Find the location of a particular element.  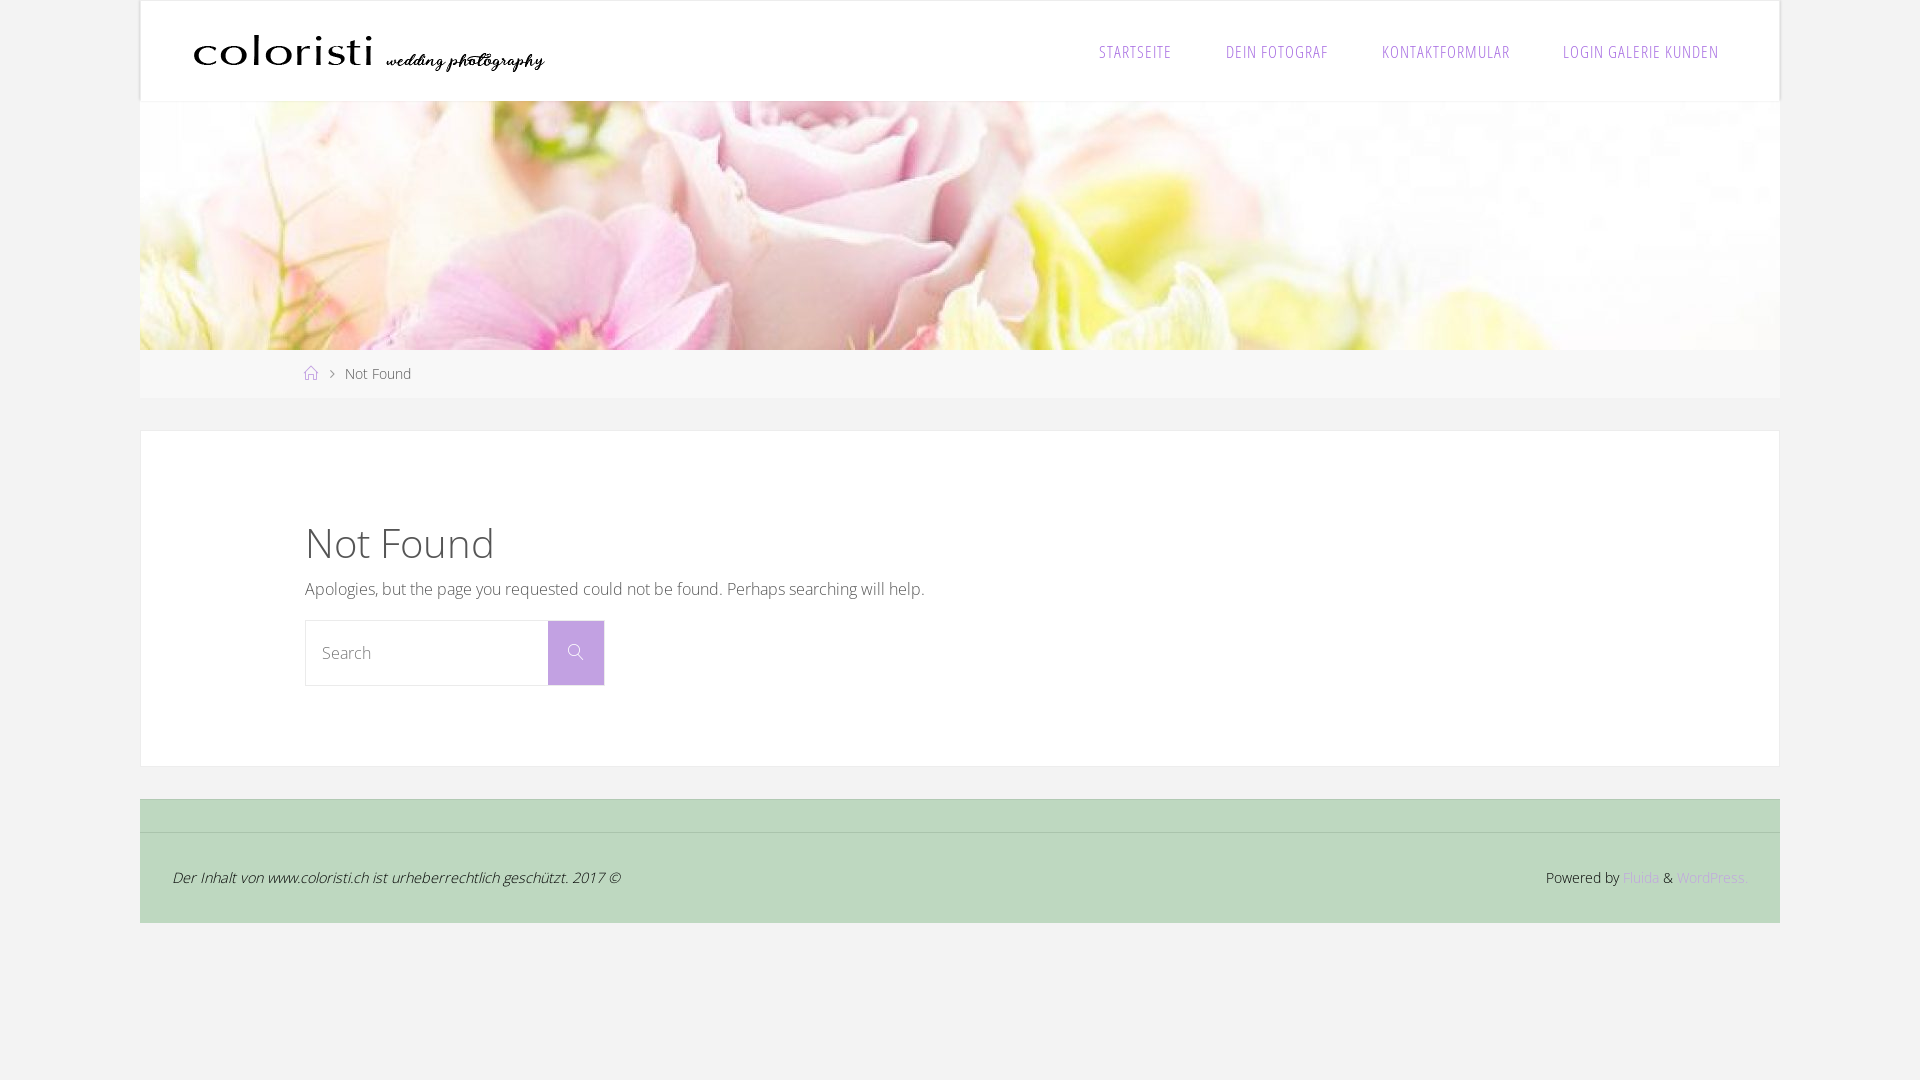

'WordPress.' is located at coordinates (1676, 876).